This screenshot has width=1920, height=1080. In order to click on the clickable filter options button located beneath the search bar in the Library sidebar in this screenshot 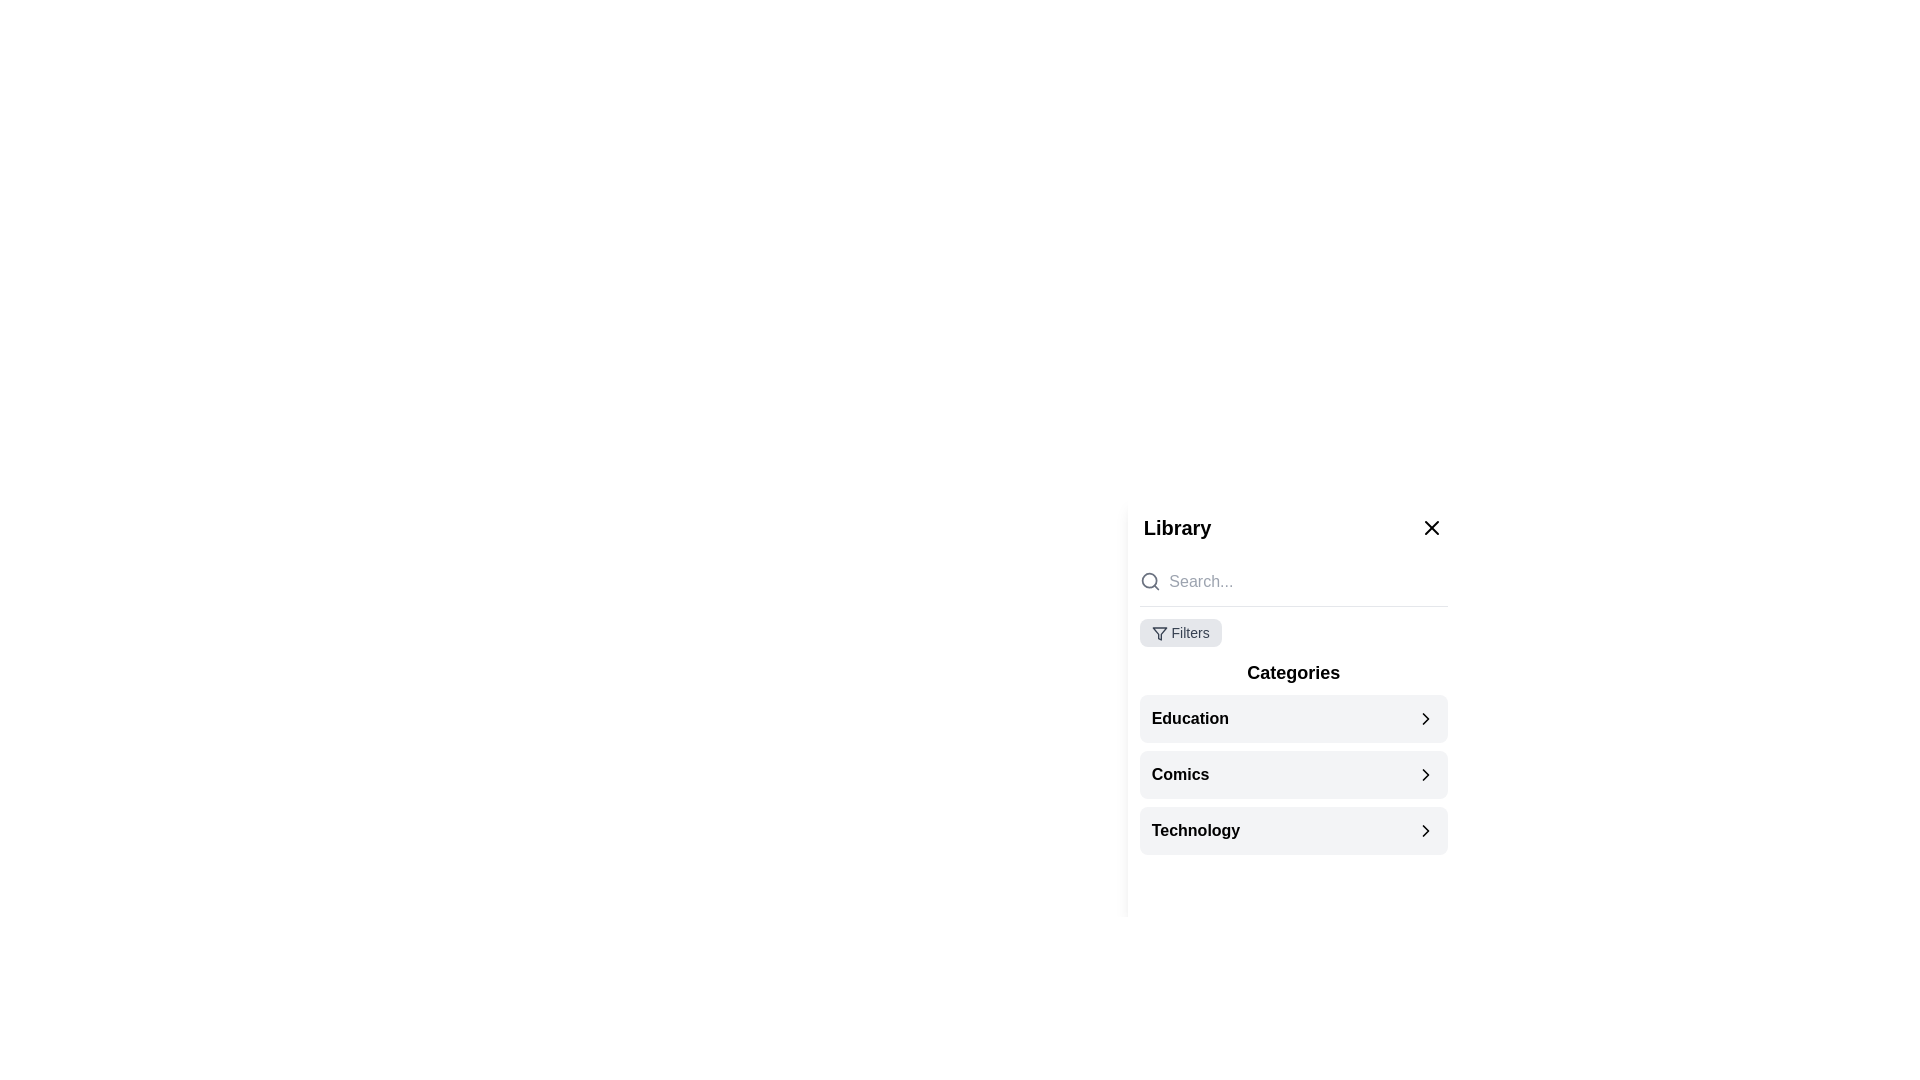, I will do `click(1180, 632)`.